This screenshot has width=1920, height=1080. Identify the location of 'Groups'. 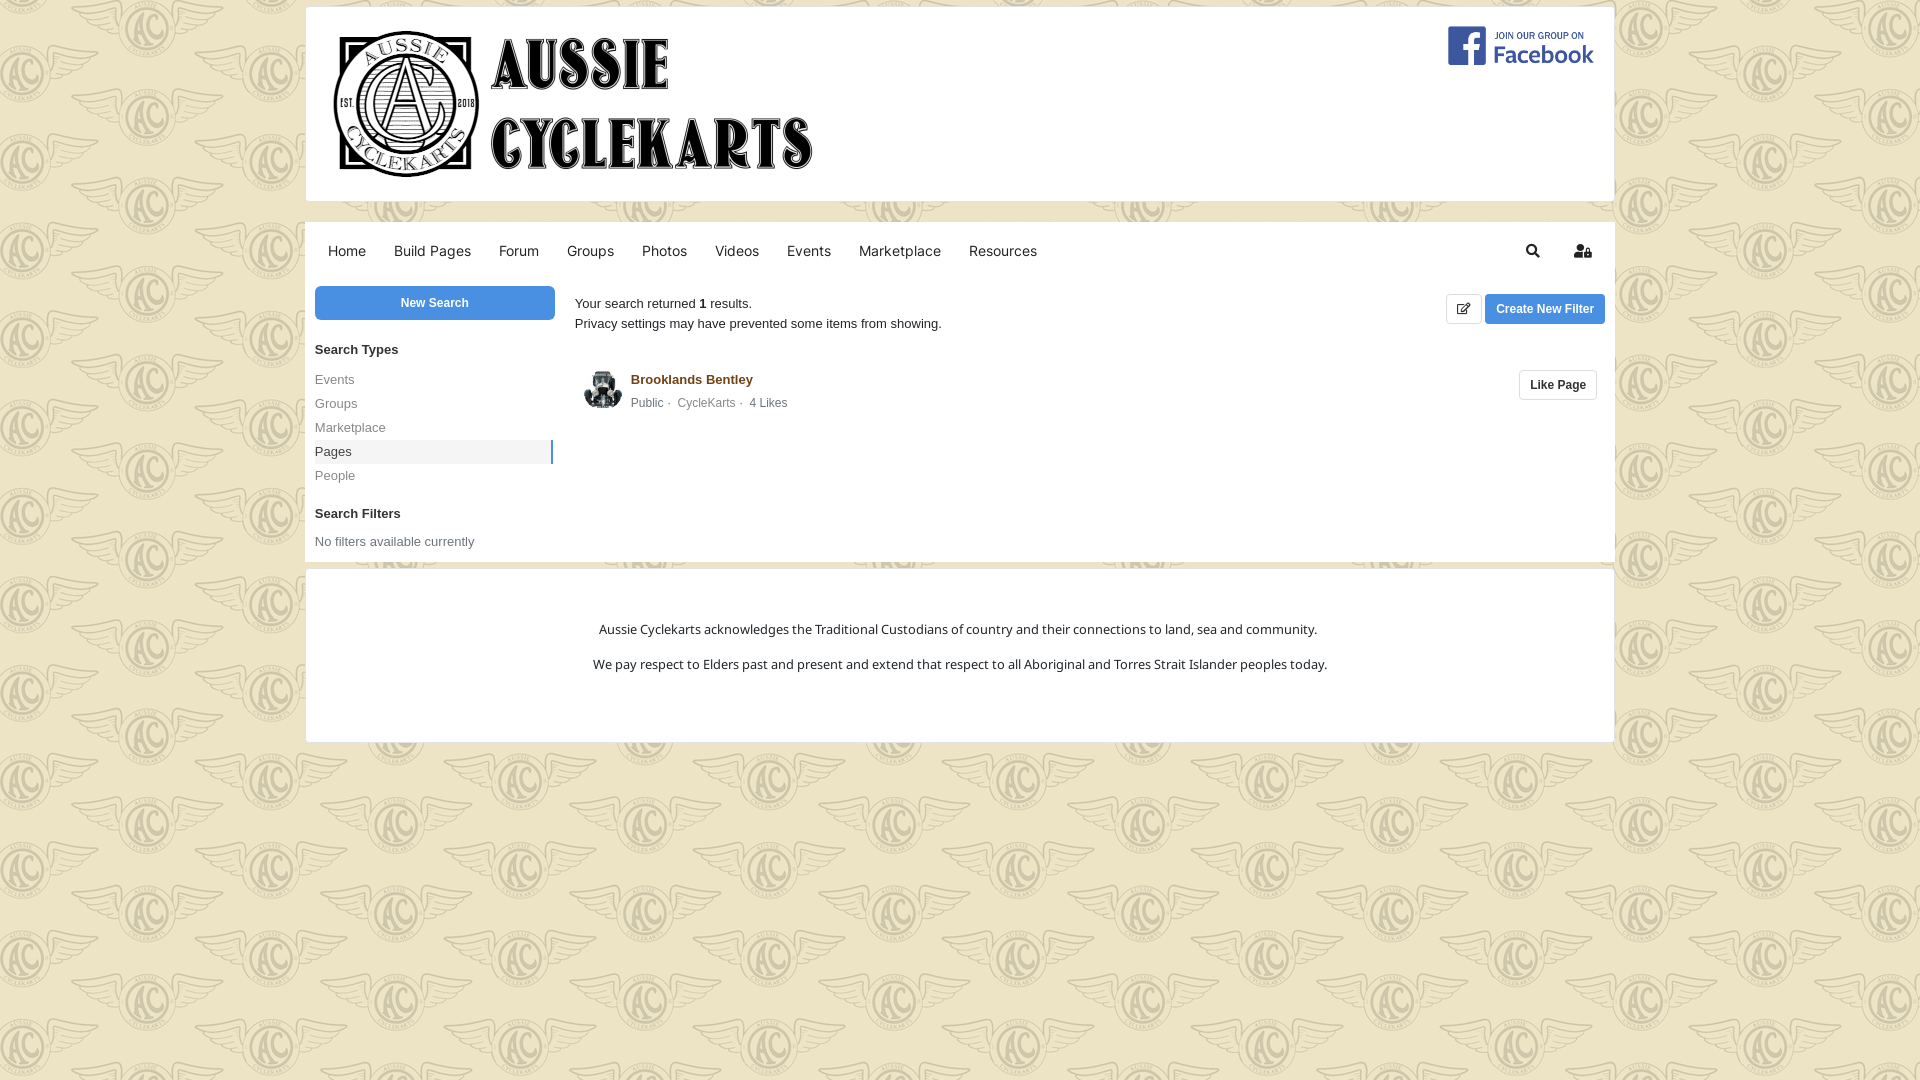
(589, 249).